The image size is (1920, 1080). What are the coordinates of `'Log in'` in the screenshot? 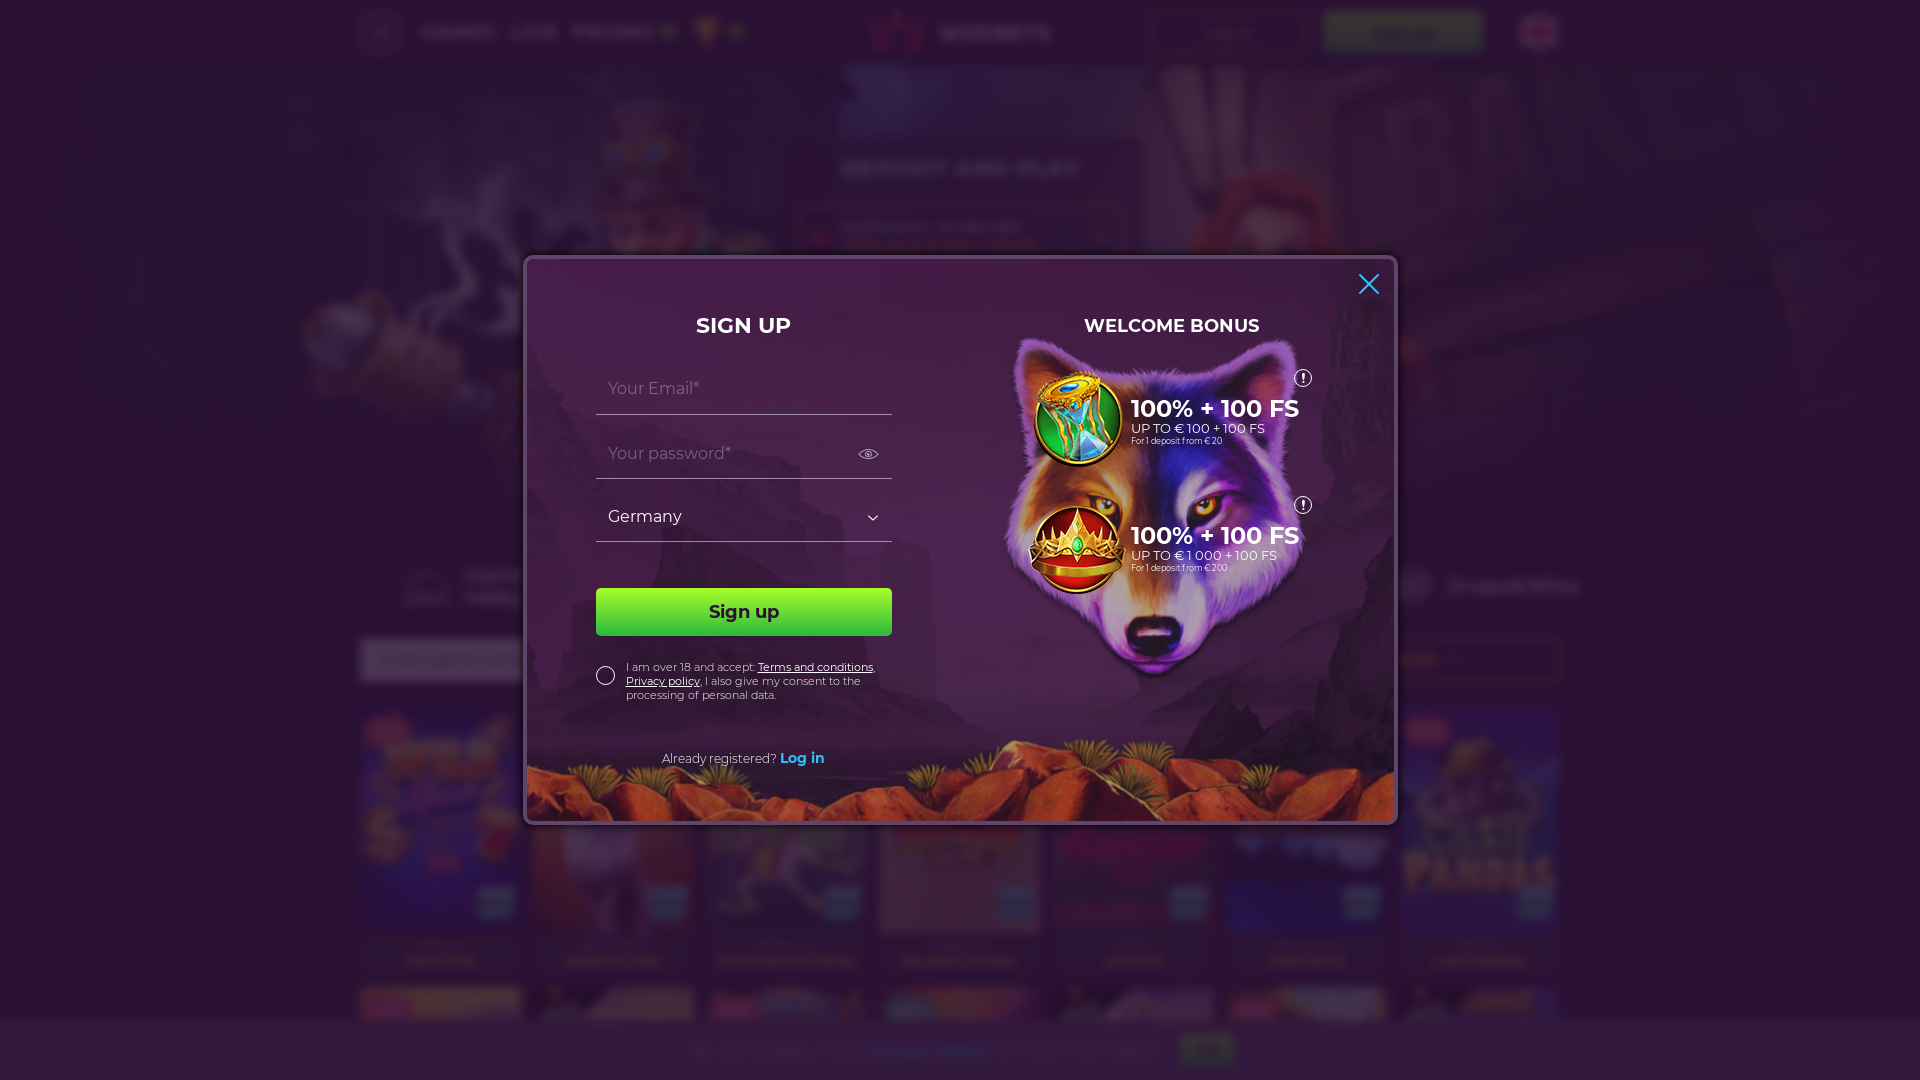 It's located at (802, 758).